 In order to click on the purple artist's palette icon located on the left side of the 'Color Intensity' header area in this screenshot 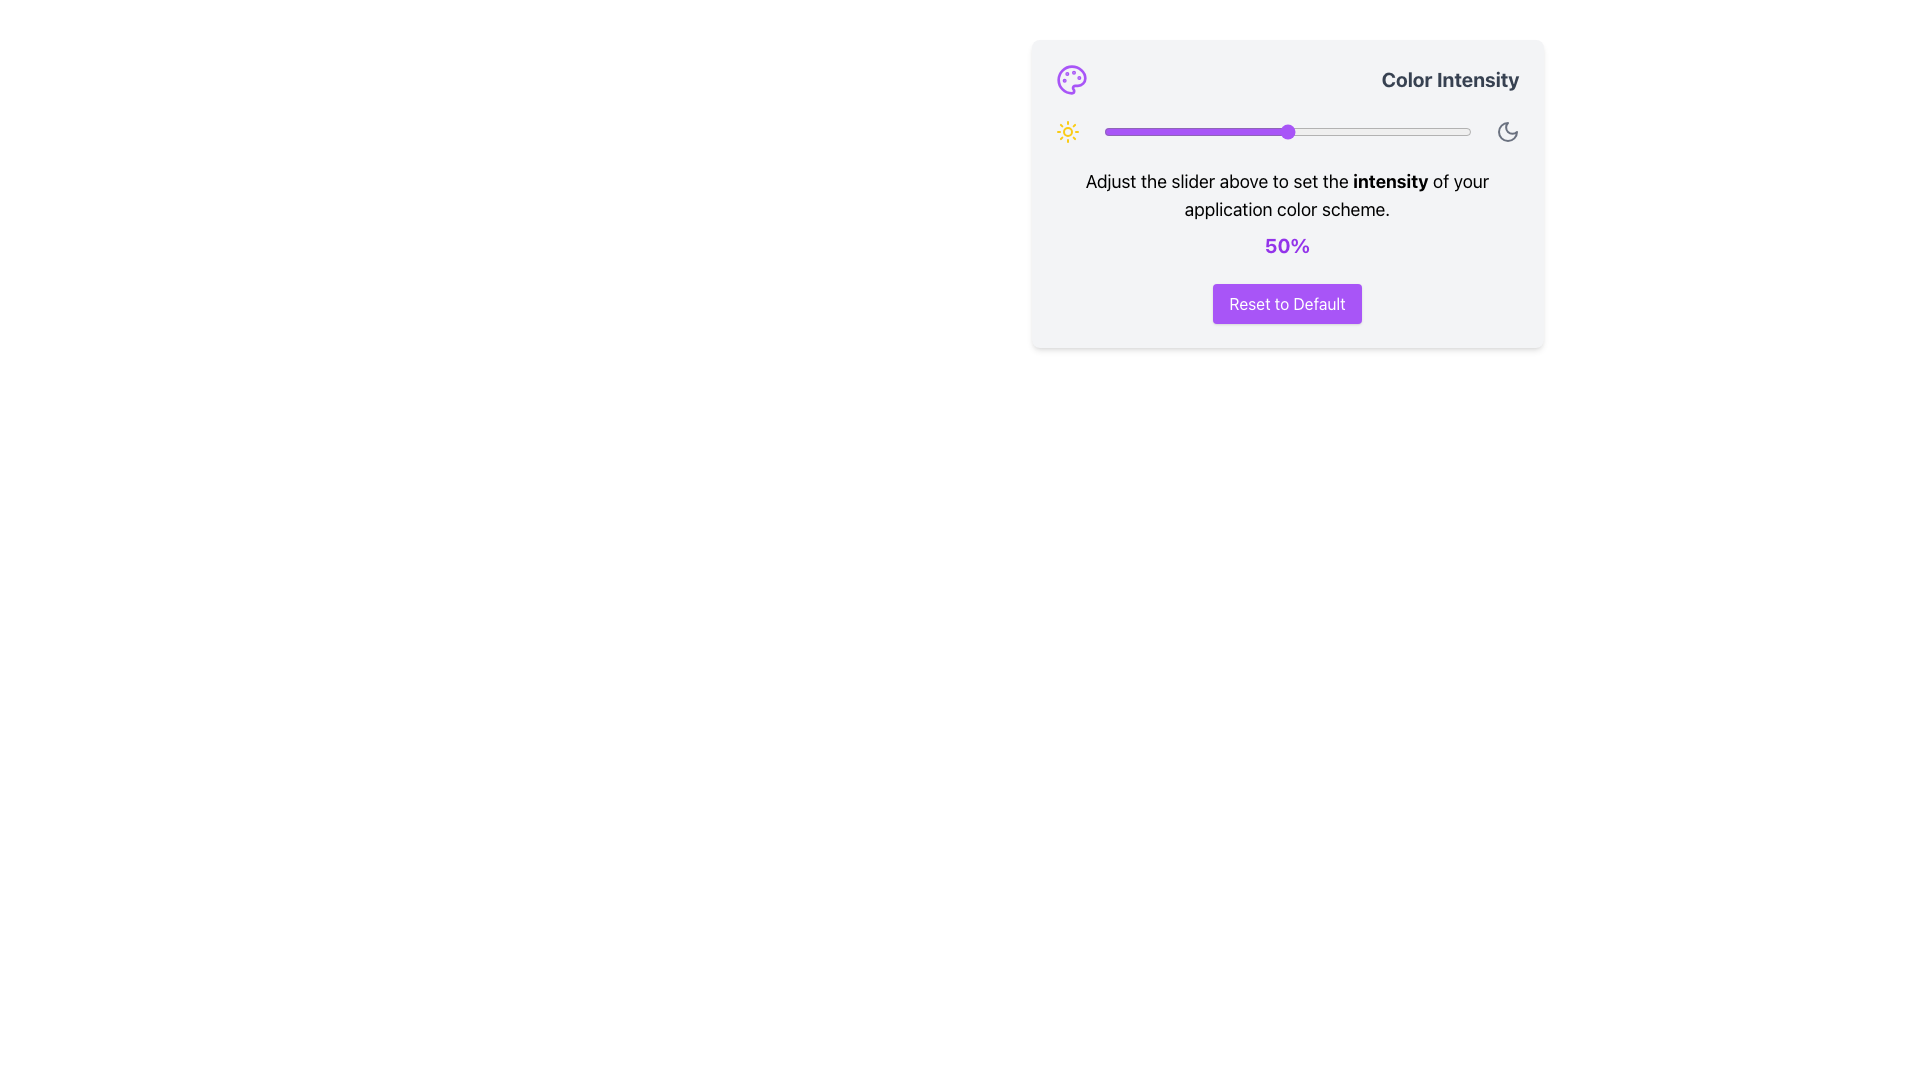, I will do `click(1070, 79)`.